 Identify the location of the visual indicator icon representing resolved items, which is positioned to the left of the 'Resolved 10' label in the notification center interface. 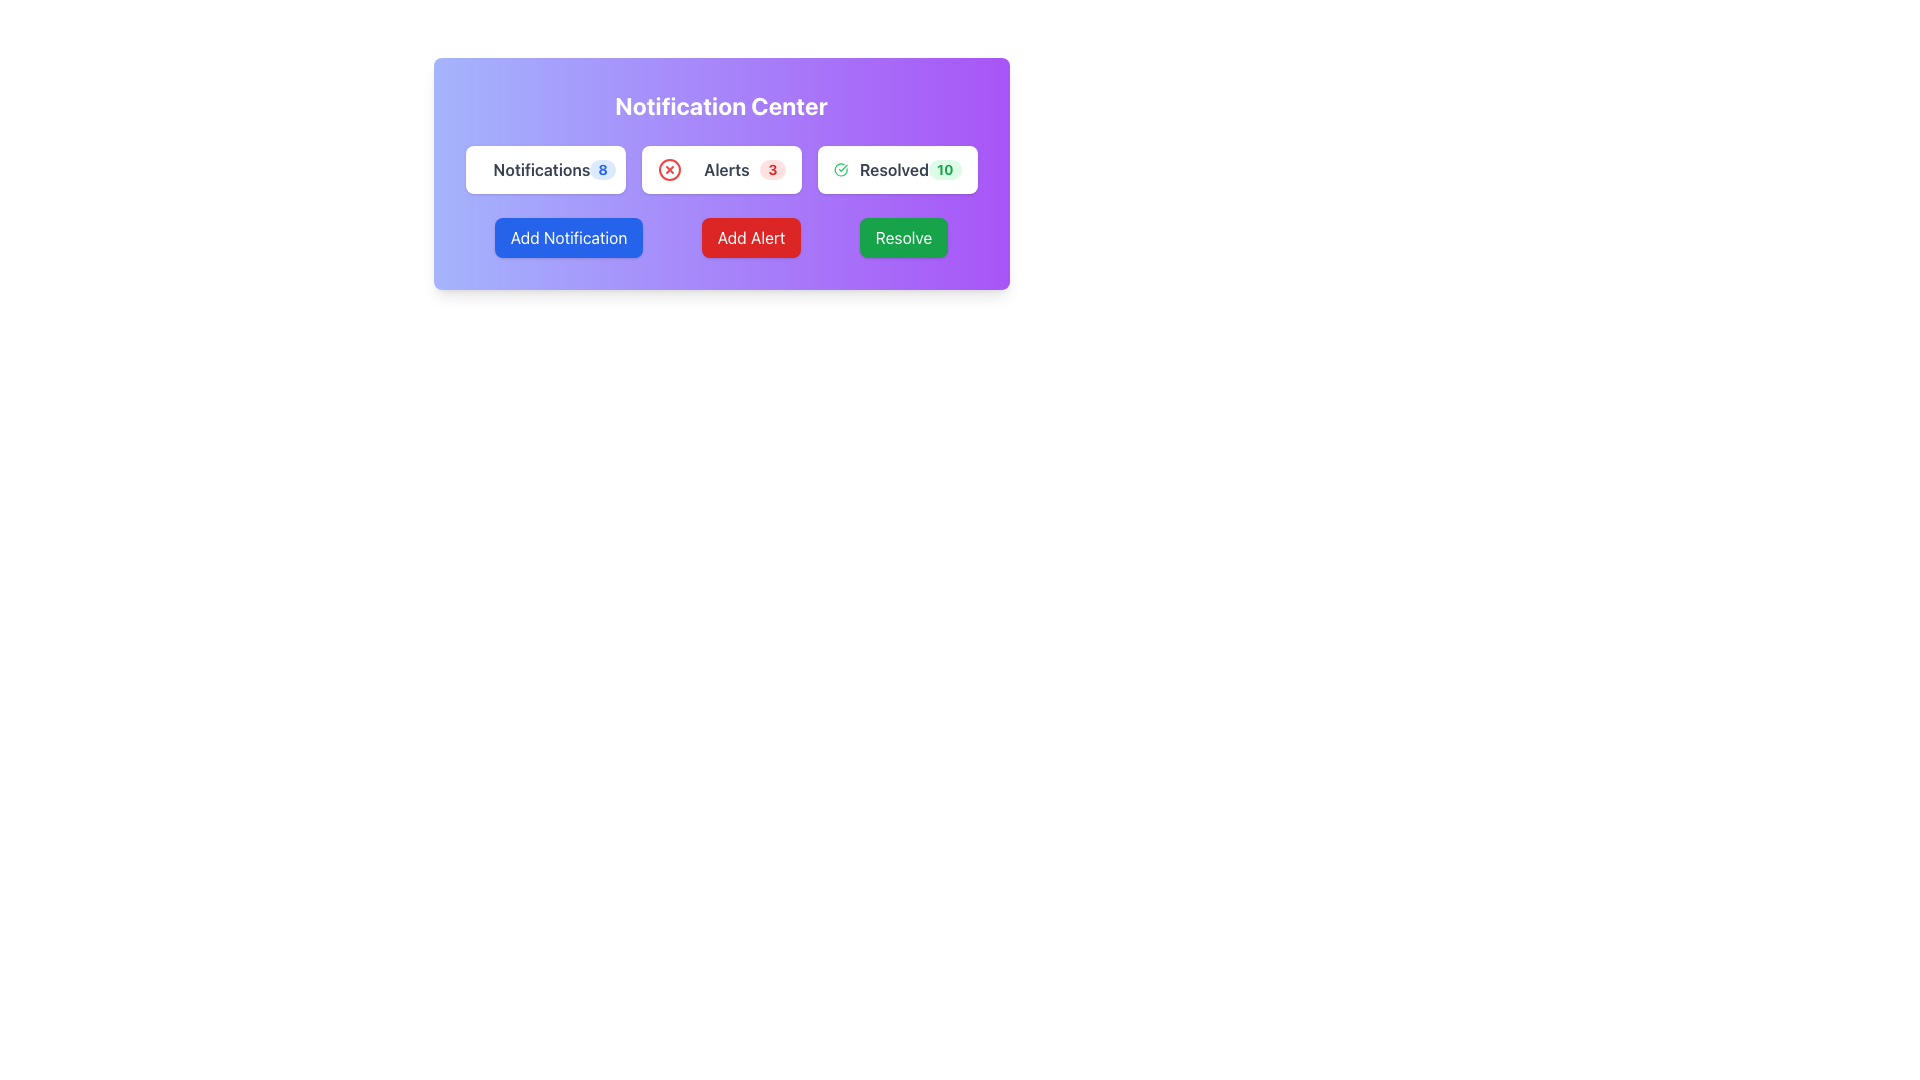
(840, 168).